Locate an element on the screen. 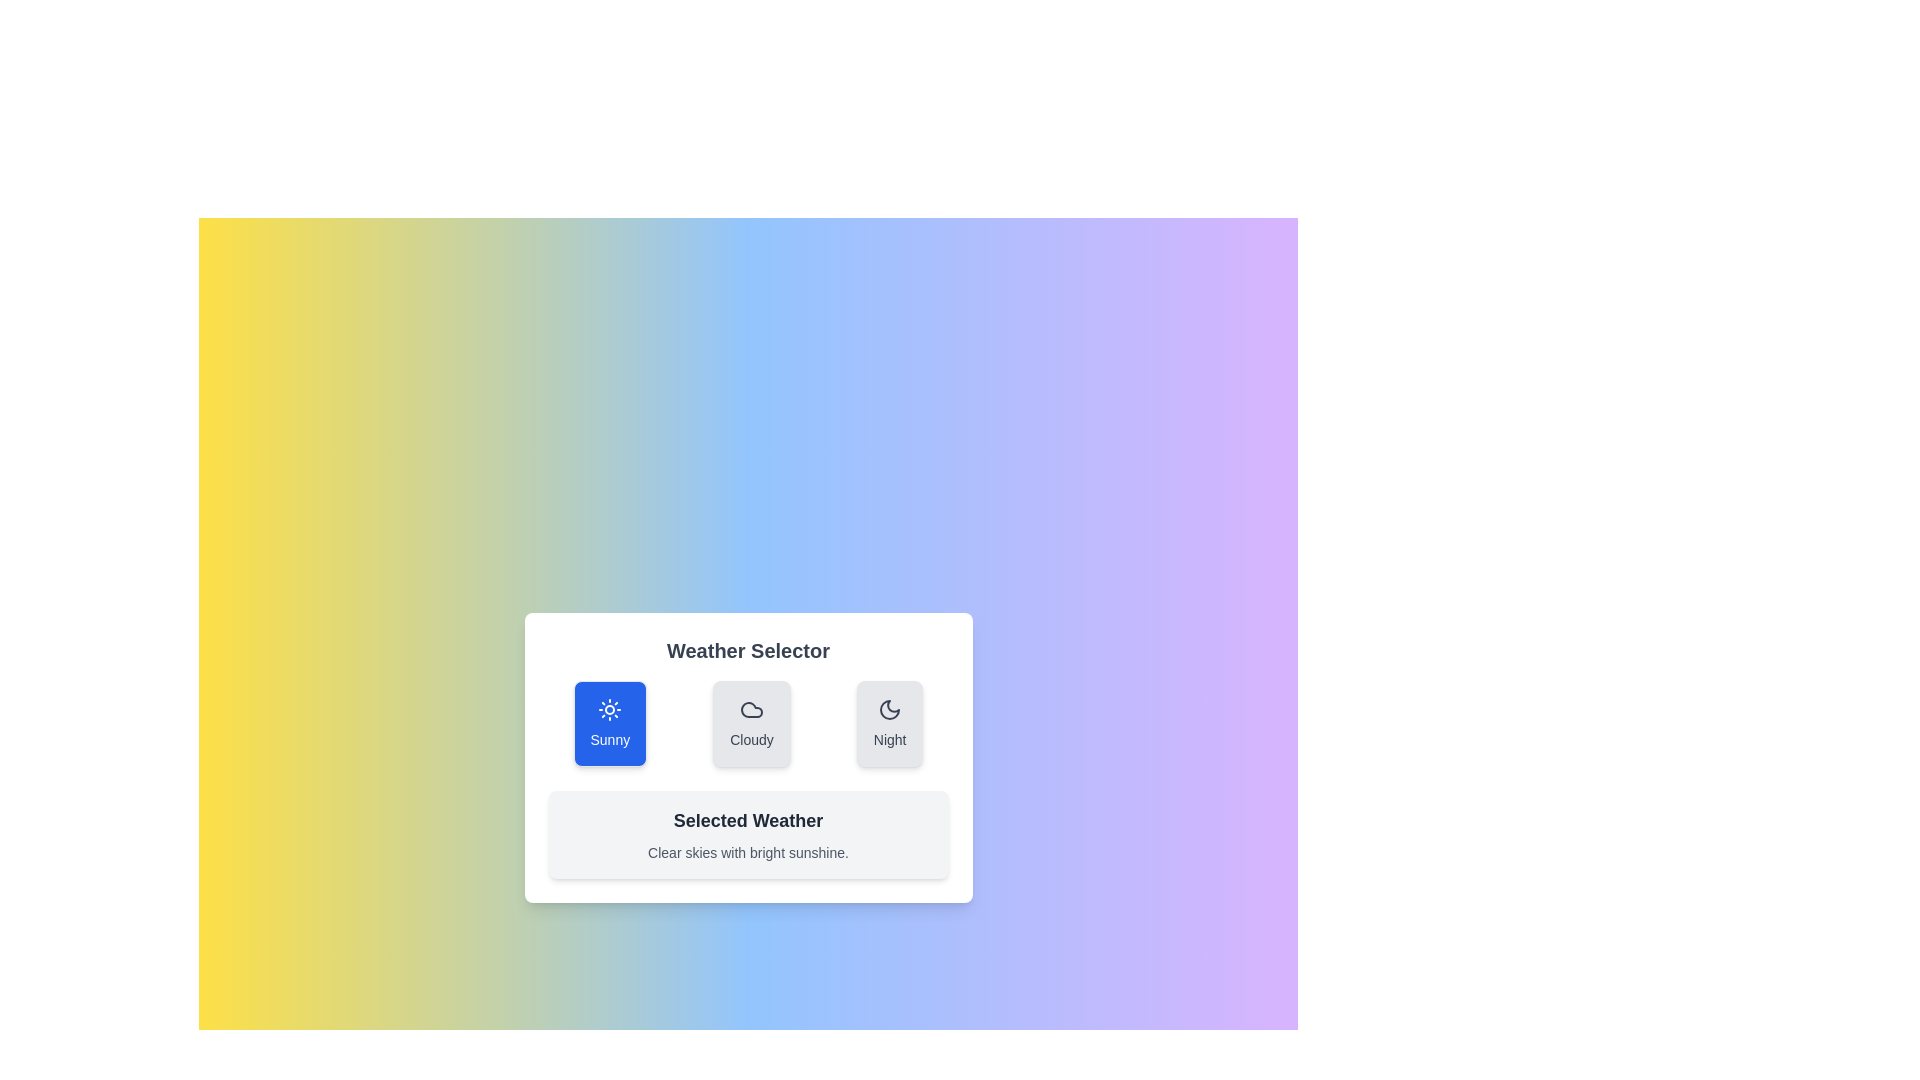  the text label displaying 'Sunny' which is styled with a light font weight and white color, located at the center of a rounded blue button is located at coordinates (609, 740).